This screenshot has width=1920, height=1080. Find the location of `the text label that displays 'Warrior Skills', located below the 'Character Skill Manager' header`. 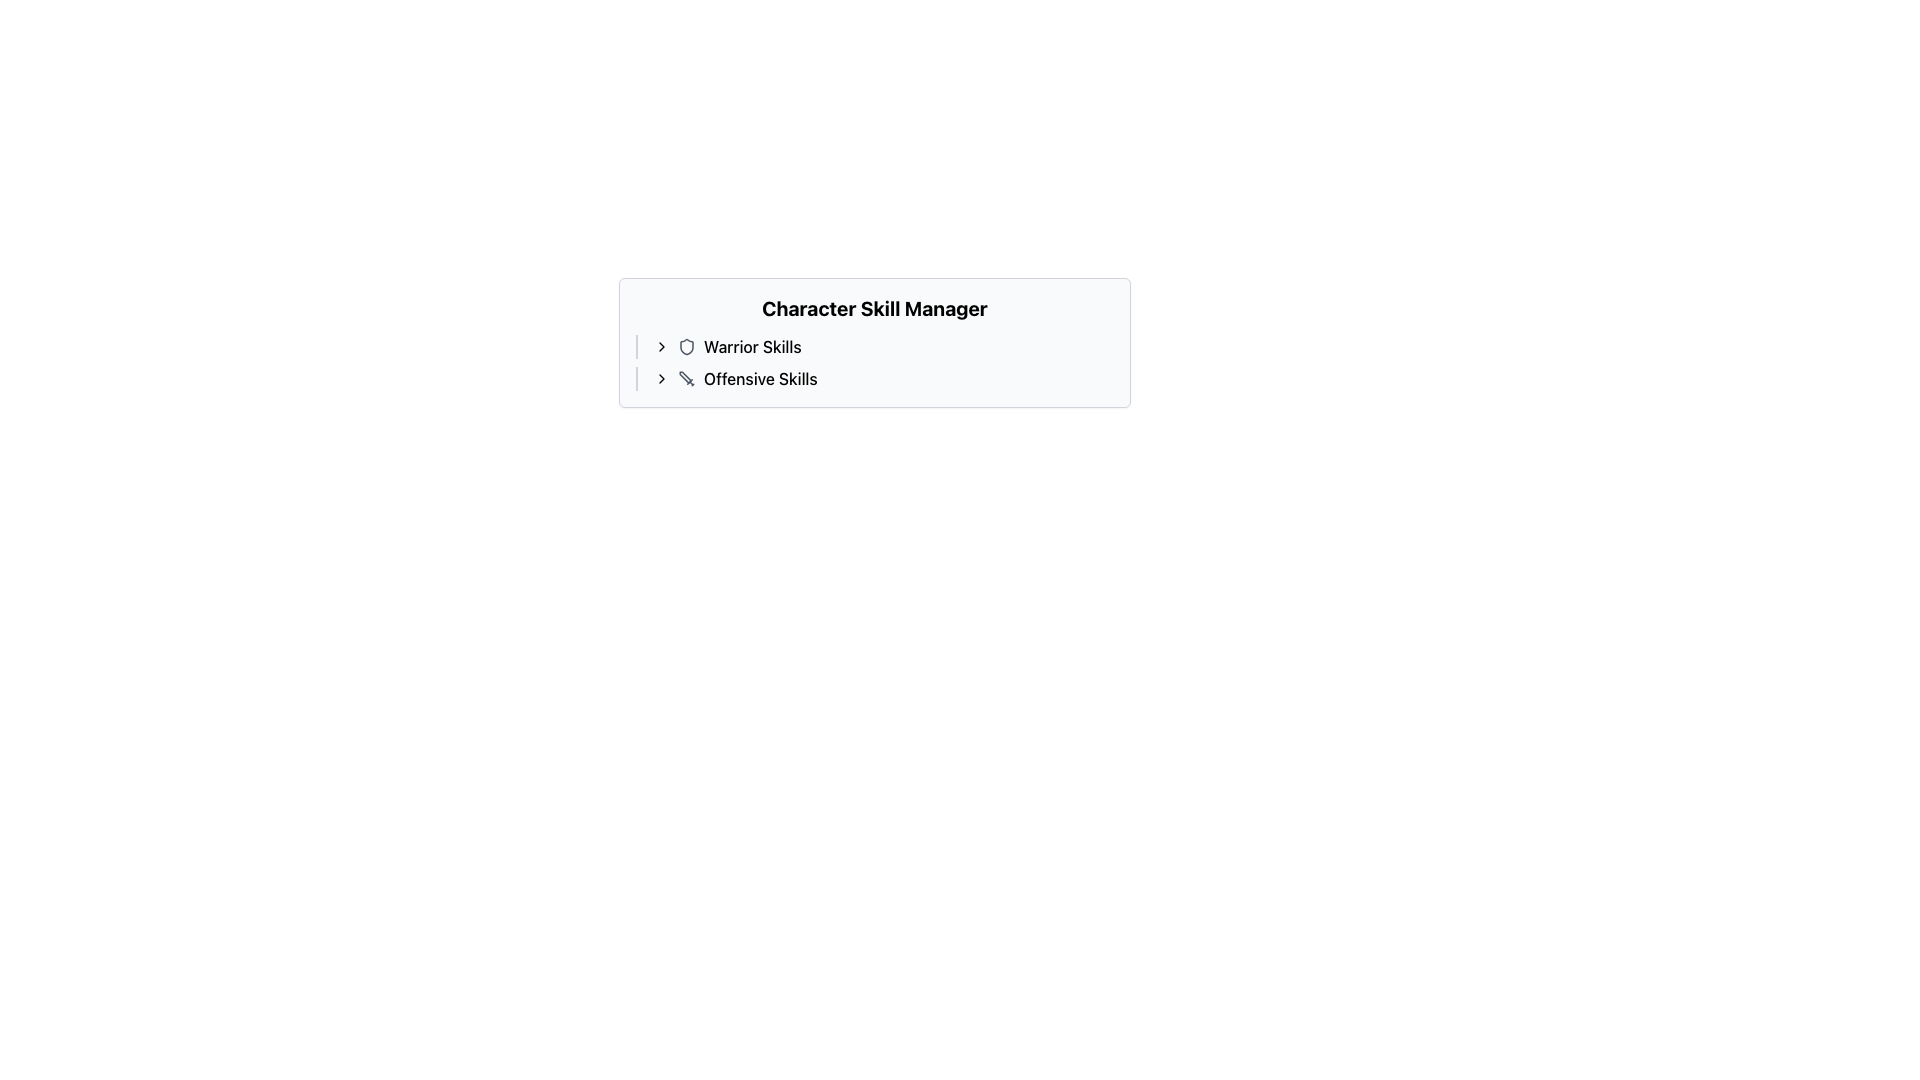

the text label that displays 'Warrior Skills', located below the 'Character Skill Manager' header is located at coordinates (751, 346).